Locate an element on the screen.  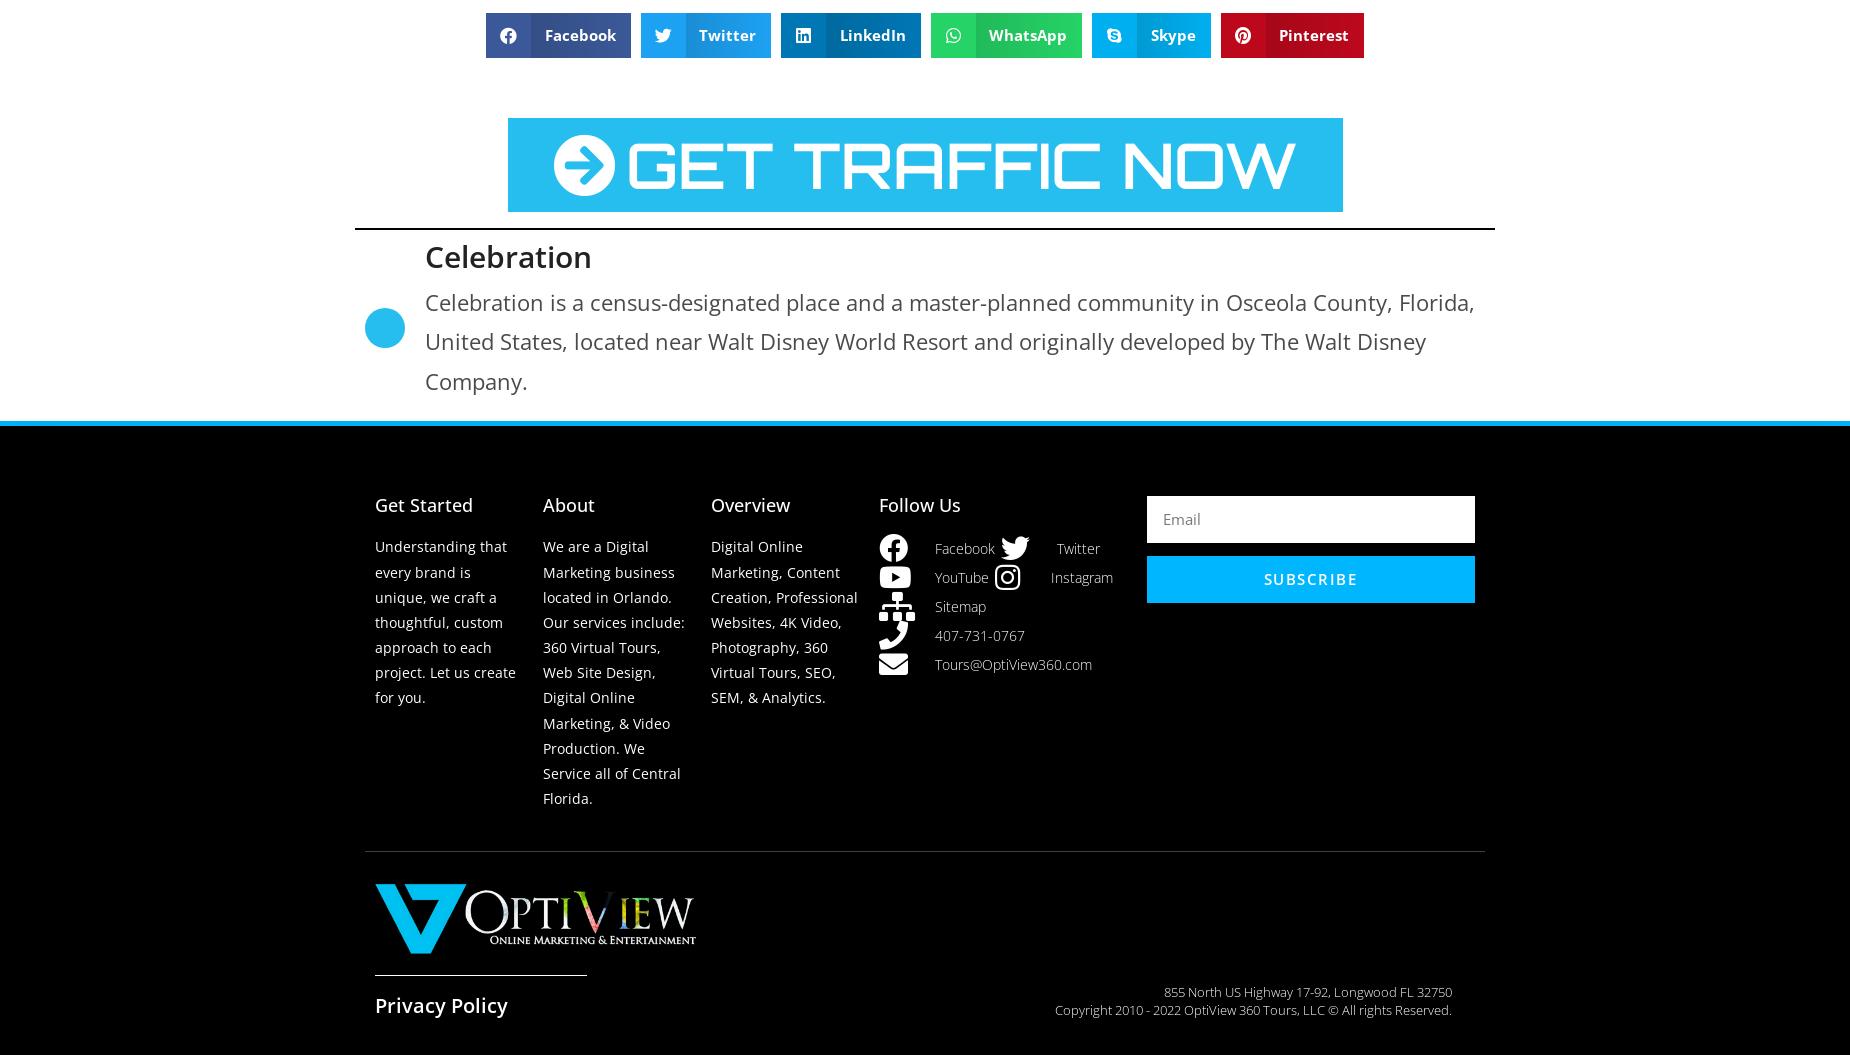
'Privacy Policy' is located at coordinates (440, 1004).